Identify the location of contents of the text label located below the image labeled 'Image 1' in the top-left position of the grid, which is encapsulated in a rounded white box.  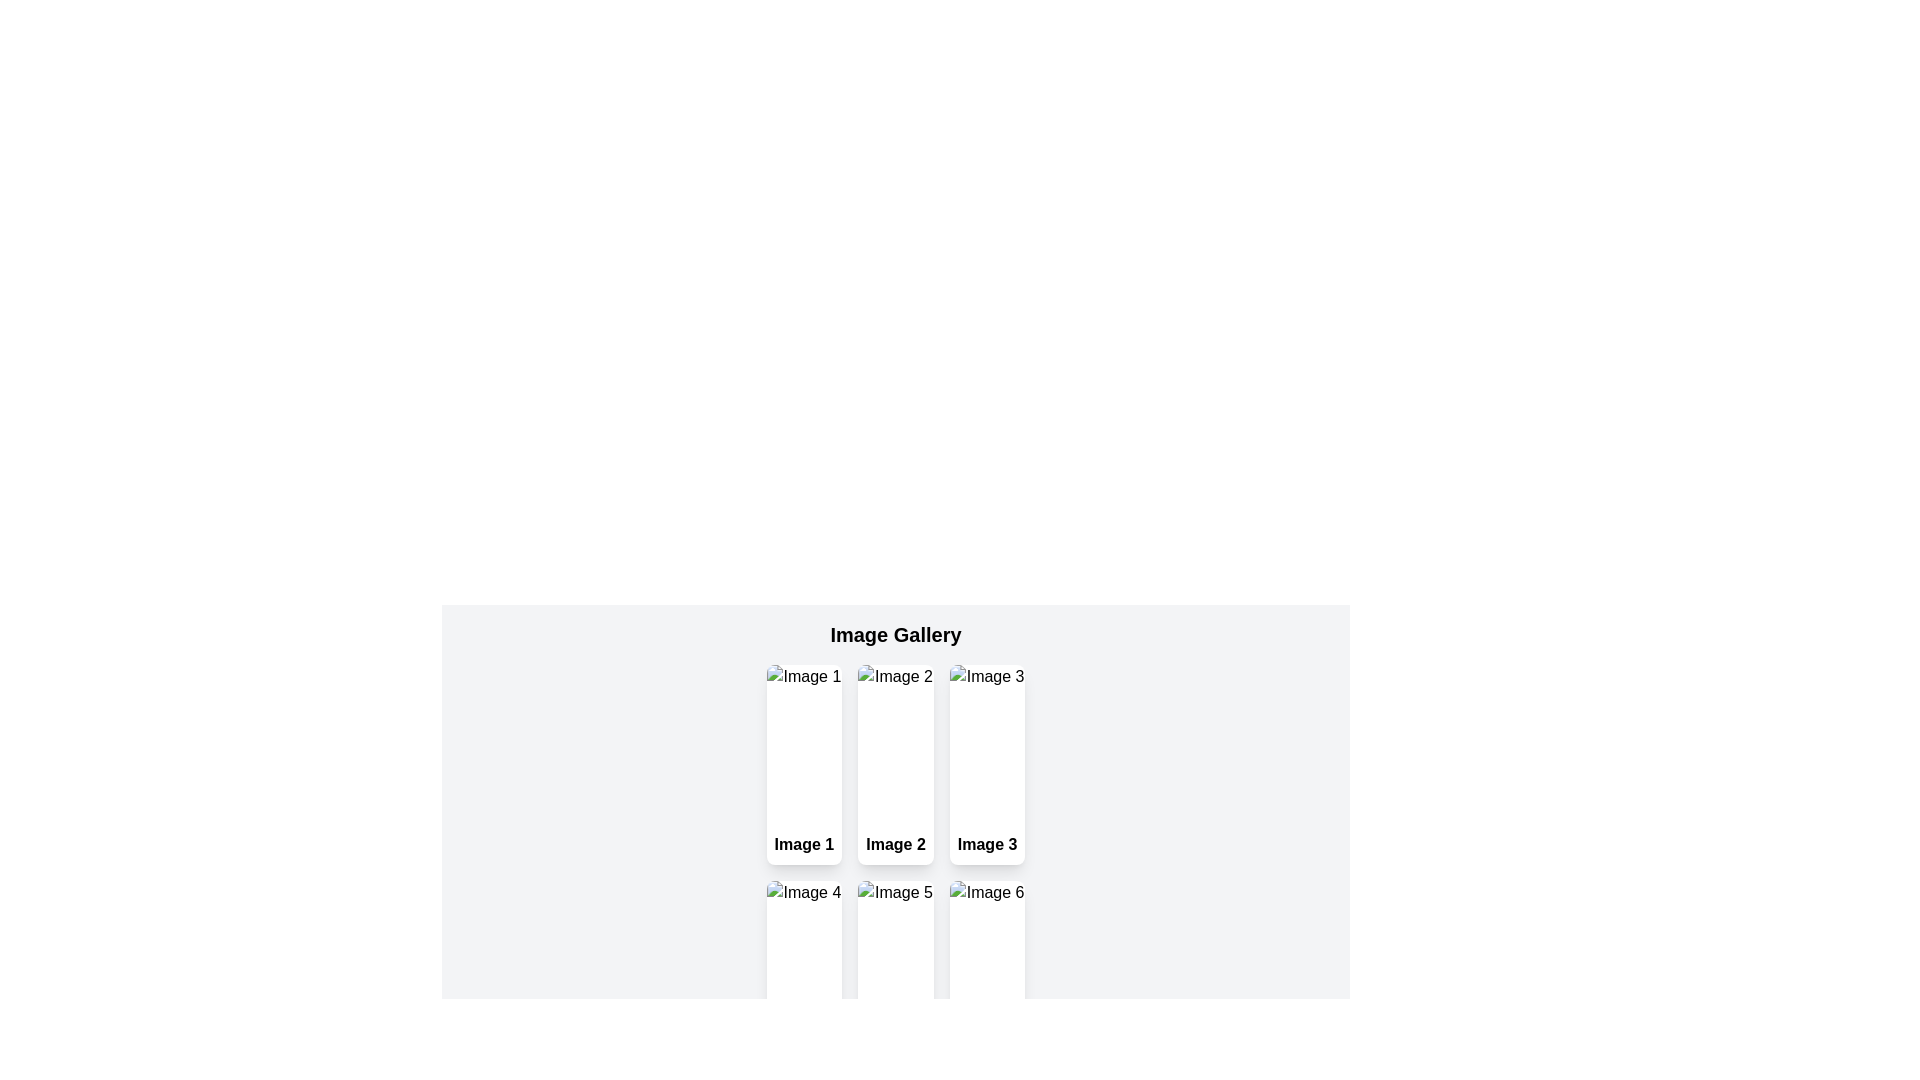
(804, 844).